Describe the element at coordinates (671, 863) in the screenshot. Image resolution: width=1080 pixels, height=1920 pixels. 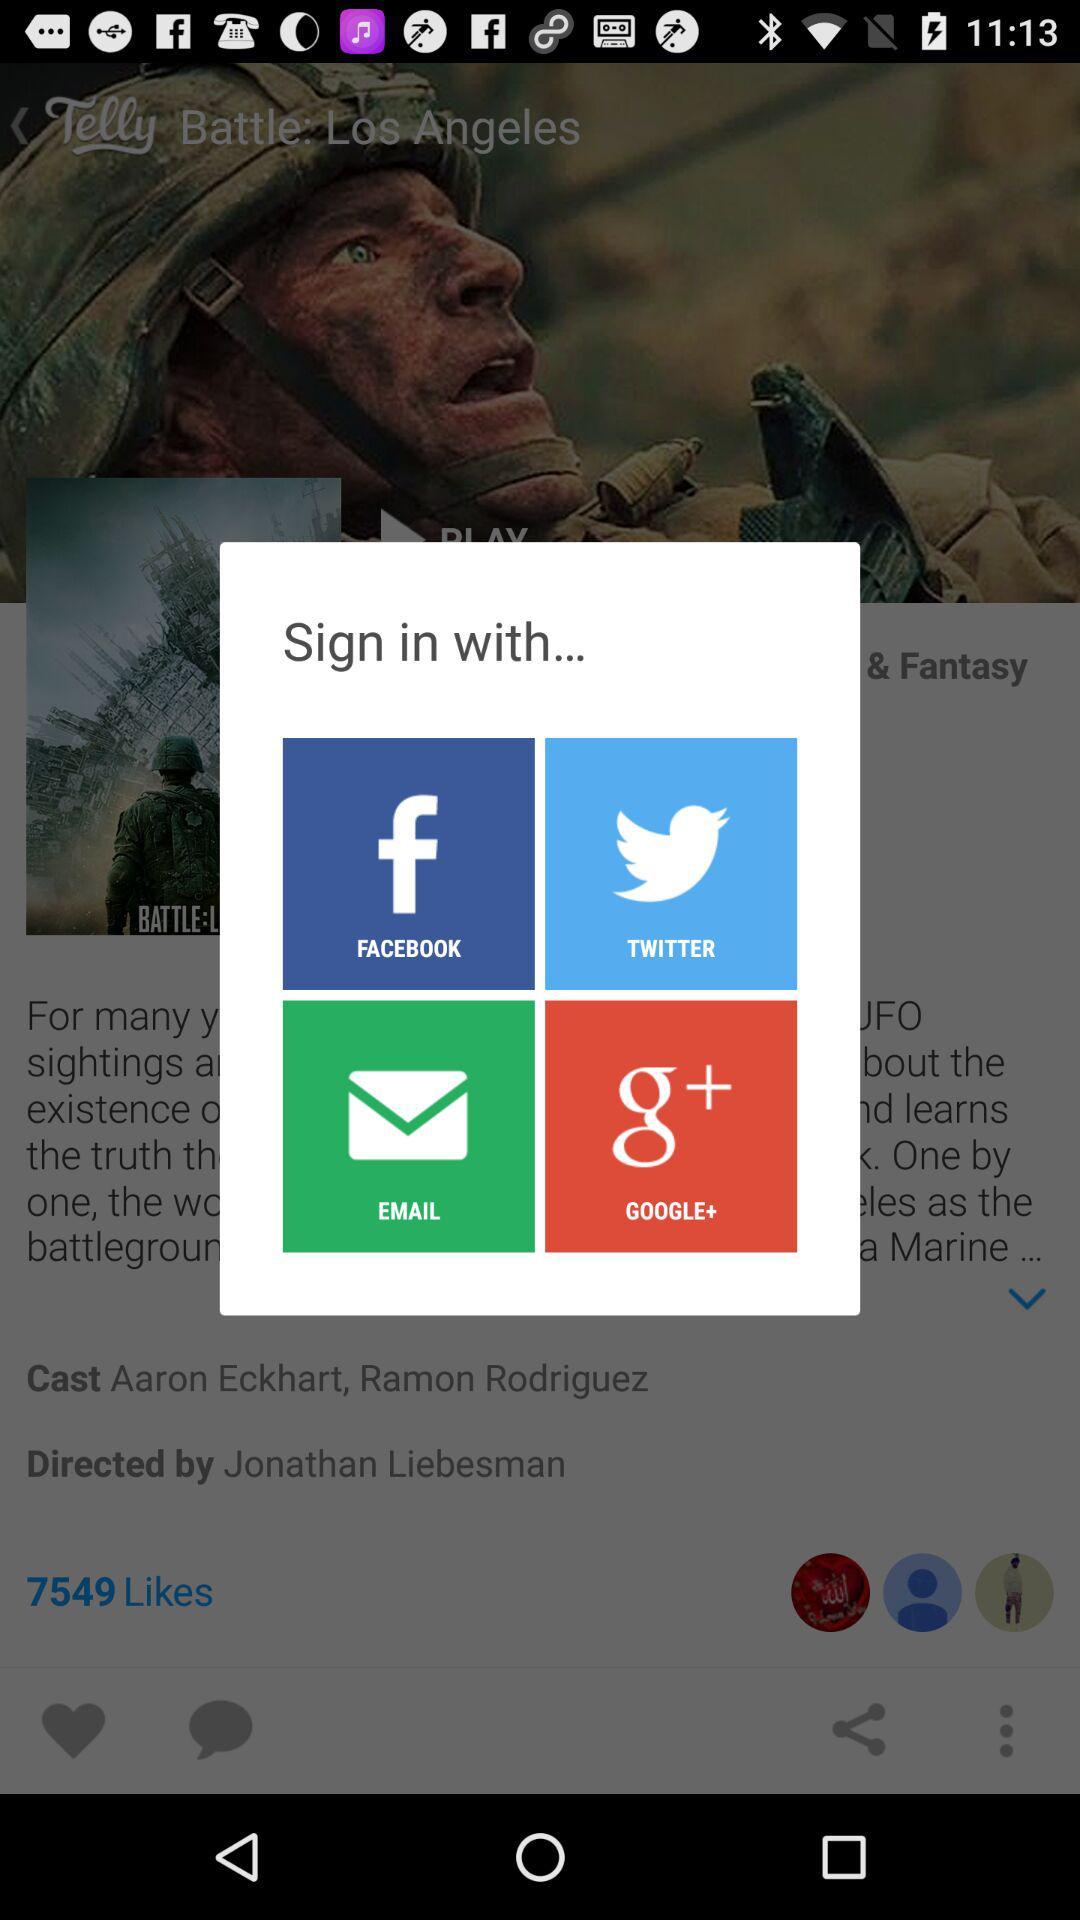
I see `the twitter button` at that location.